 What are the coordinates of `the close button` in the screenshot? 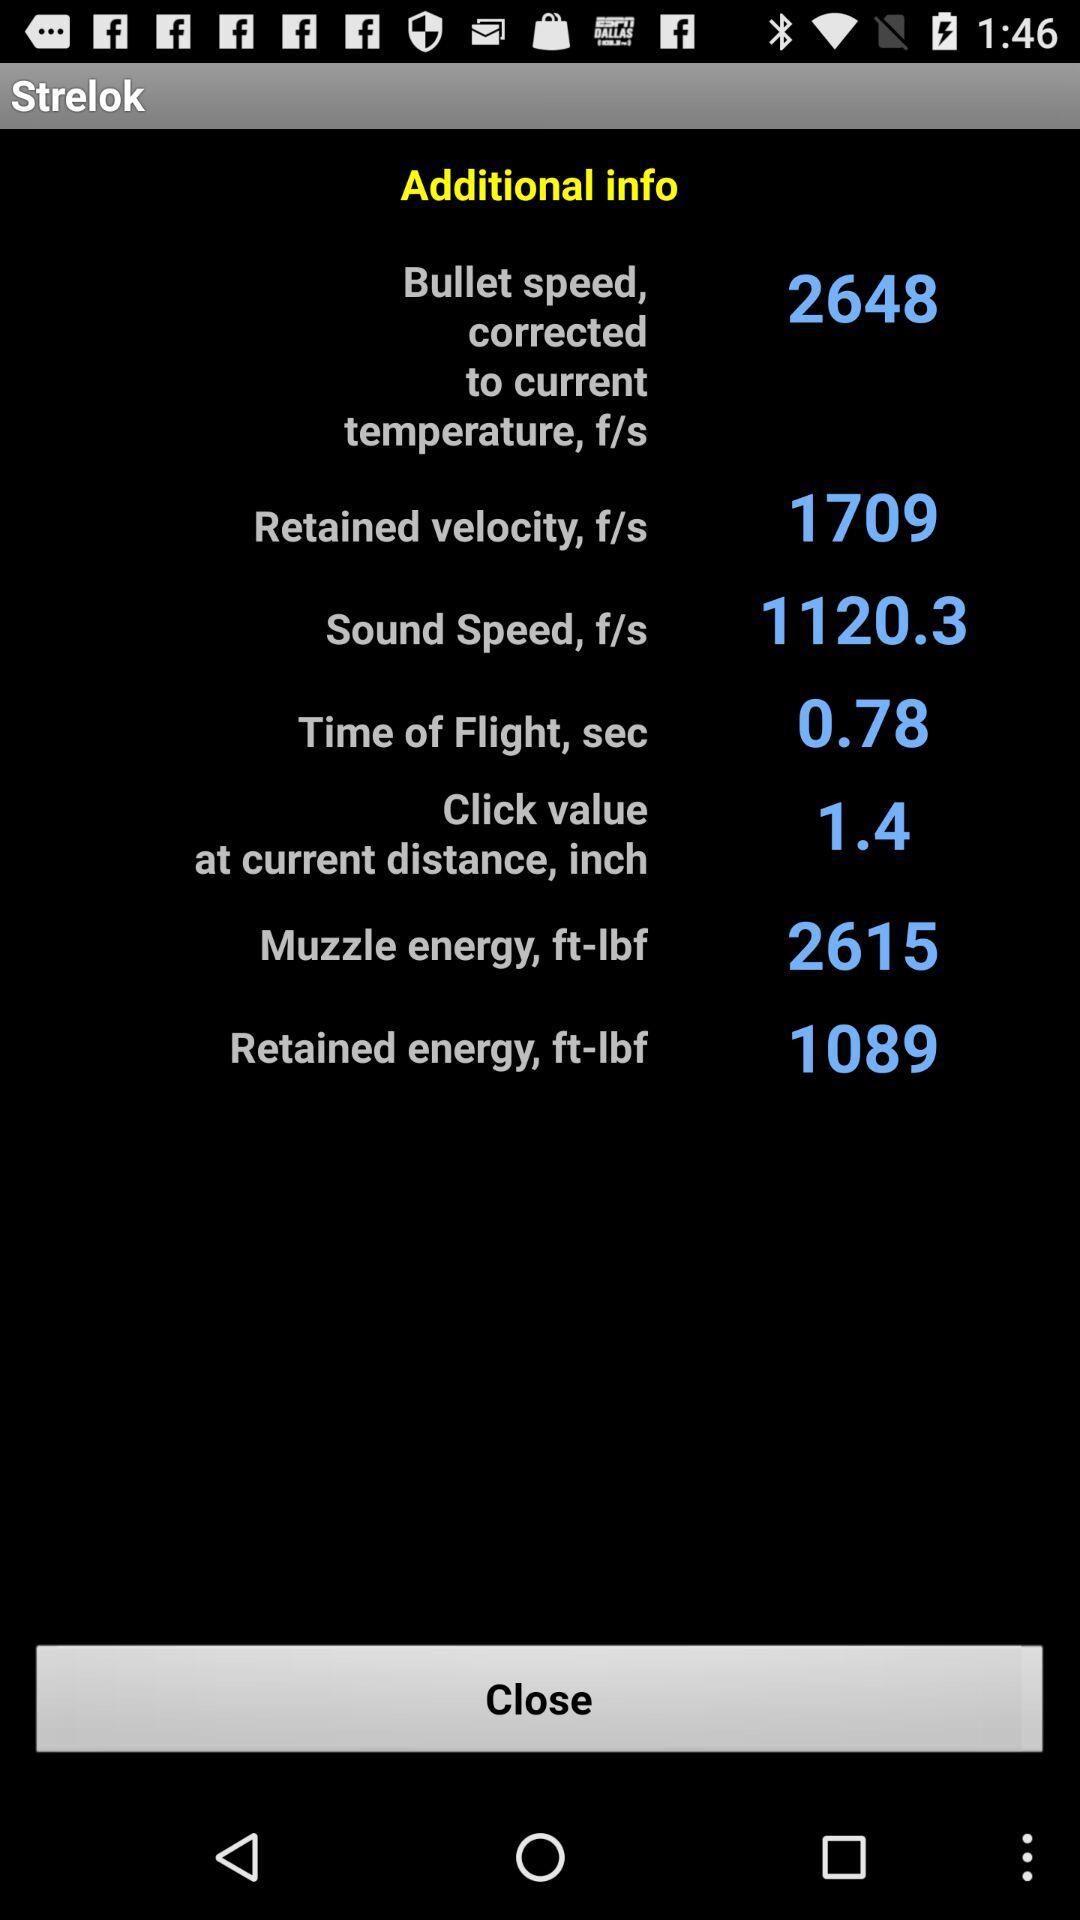 It's located at (540, 1703).